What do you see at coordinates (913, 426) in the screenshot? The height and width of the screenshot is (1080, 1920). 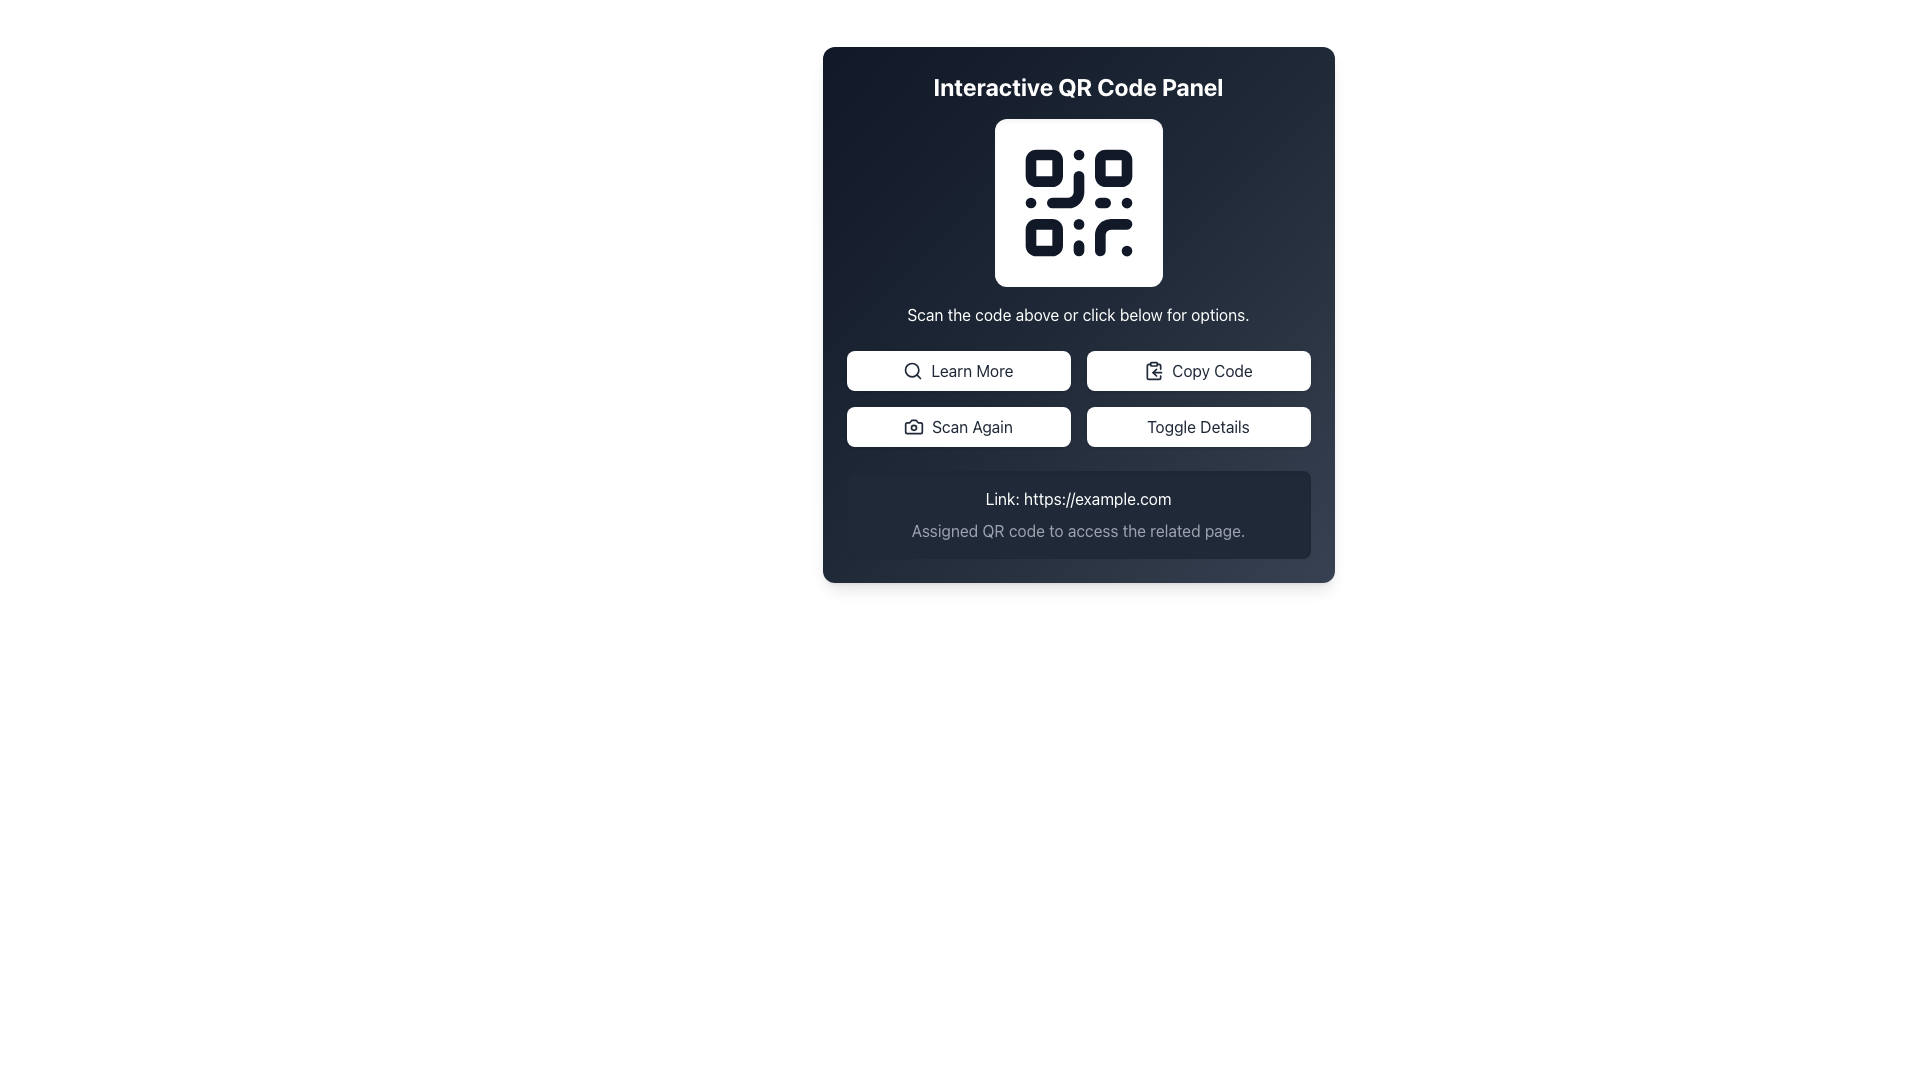 I see `the camera icon` at bounding box center [913, 426].